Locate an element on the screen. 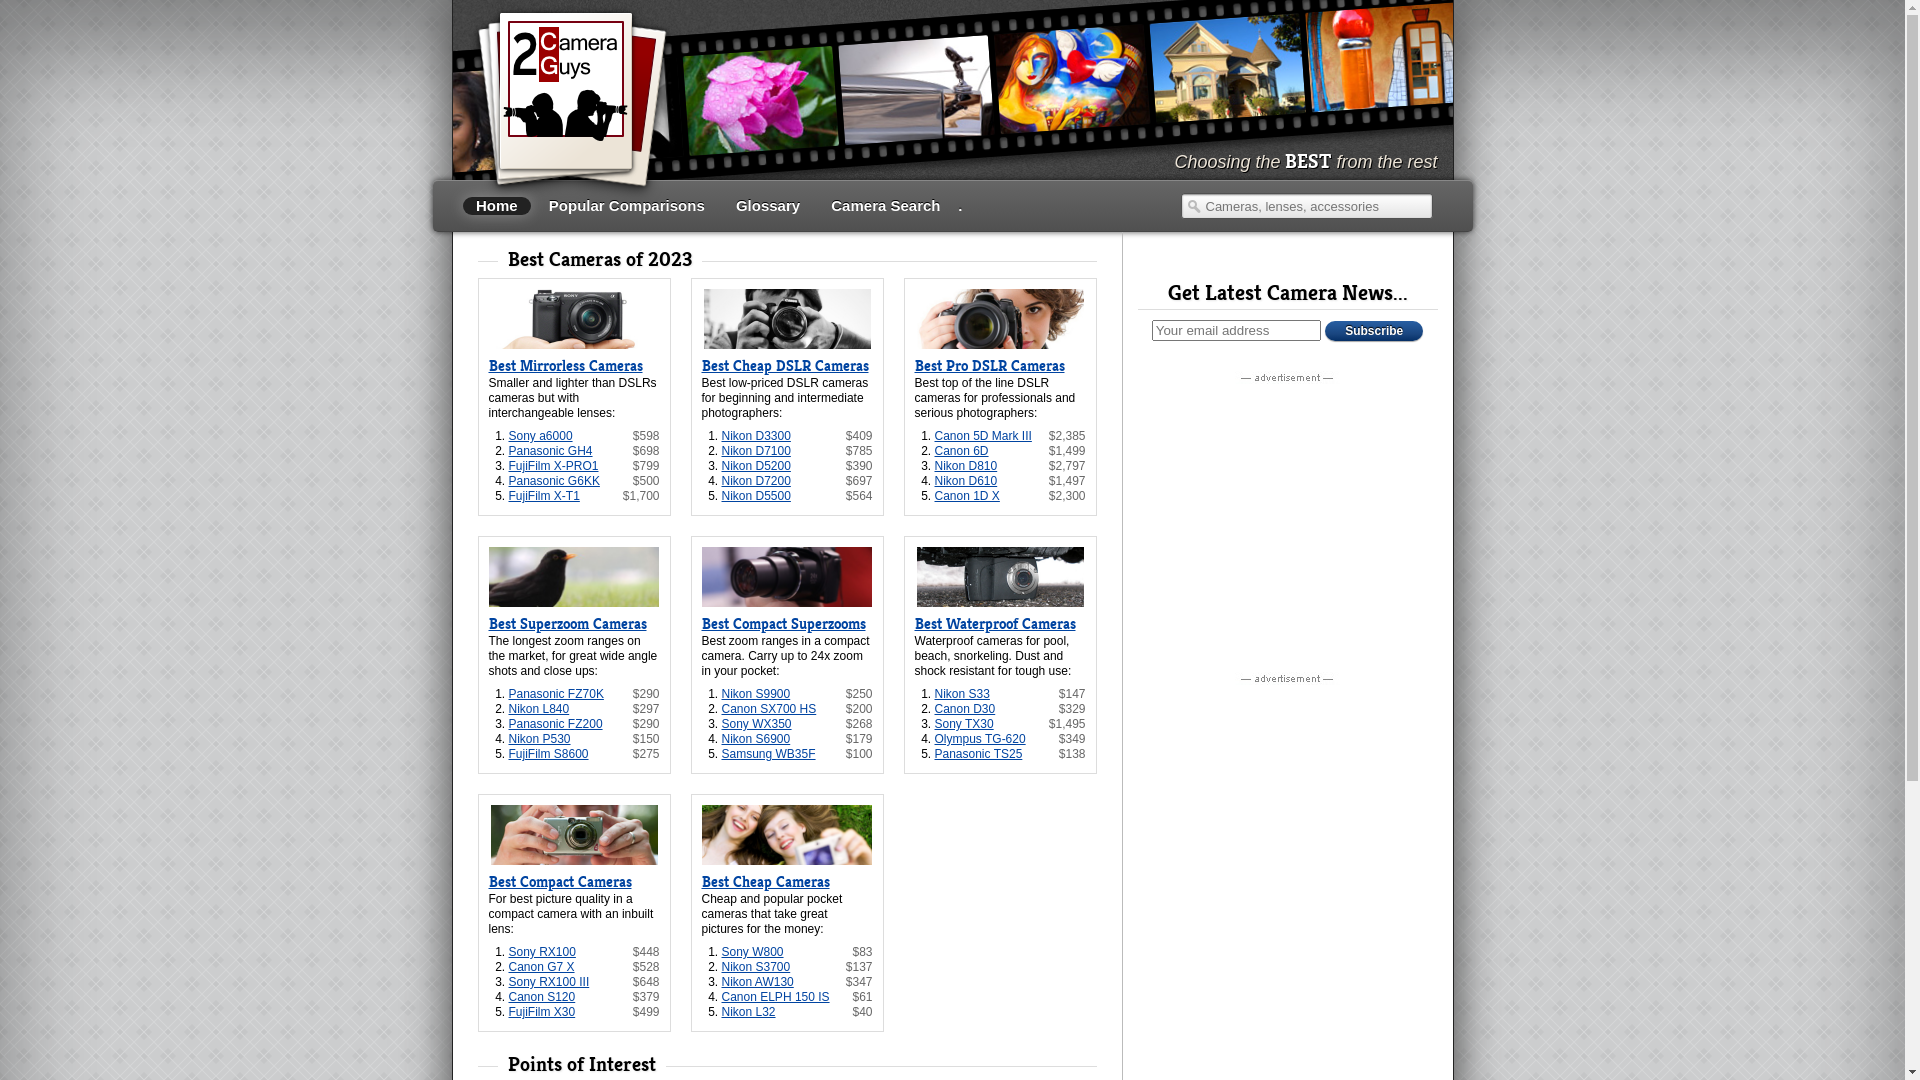 Image resolution: width=1920 pixels, height=1080 pixels. 'Panasonic G6KK' is located at coordinates (553, 481).